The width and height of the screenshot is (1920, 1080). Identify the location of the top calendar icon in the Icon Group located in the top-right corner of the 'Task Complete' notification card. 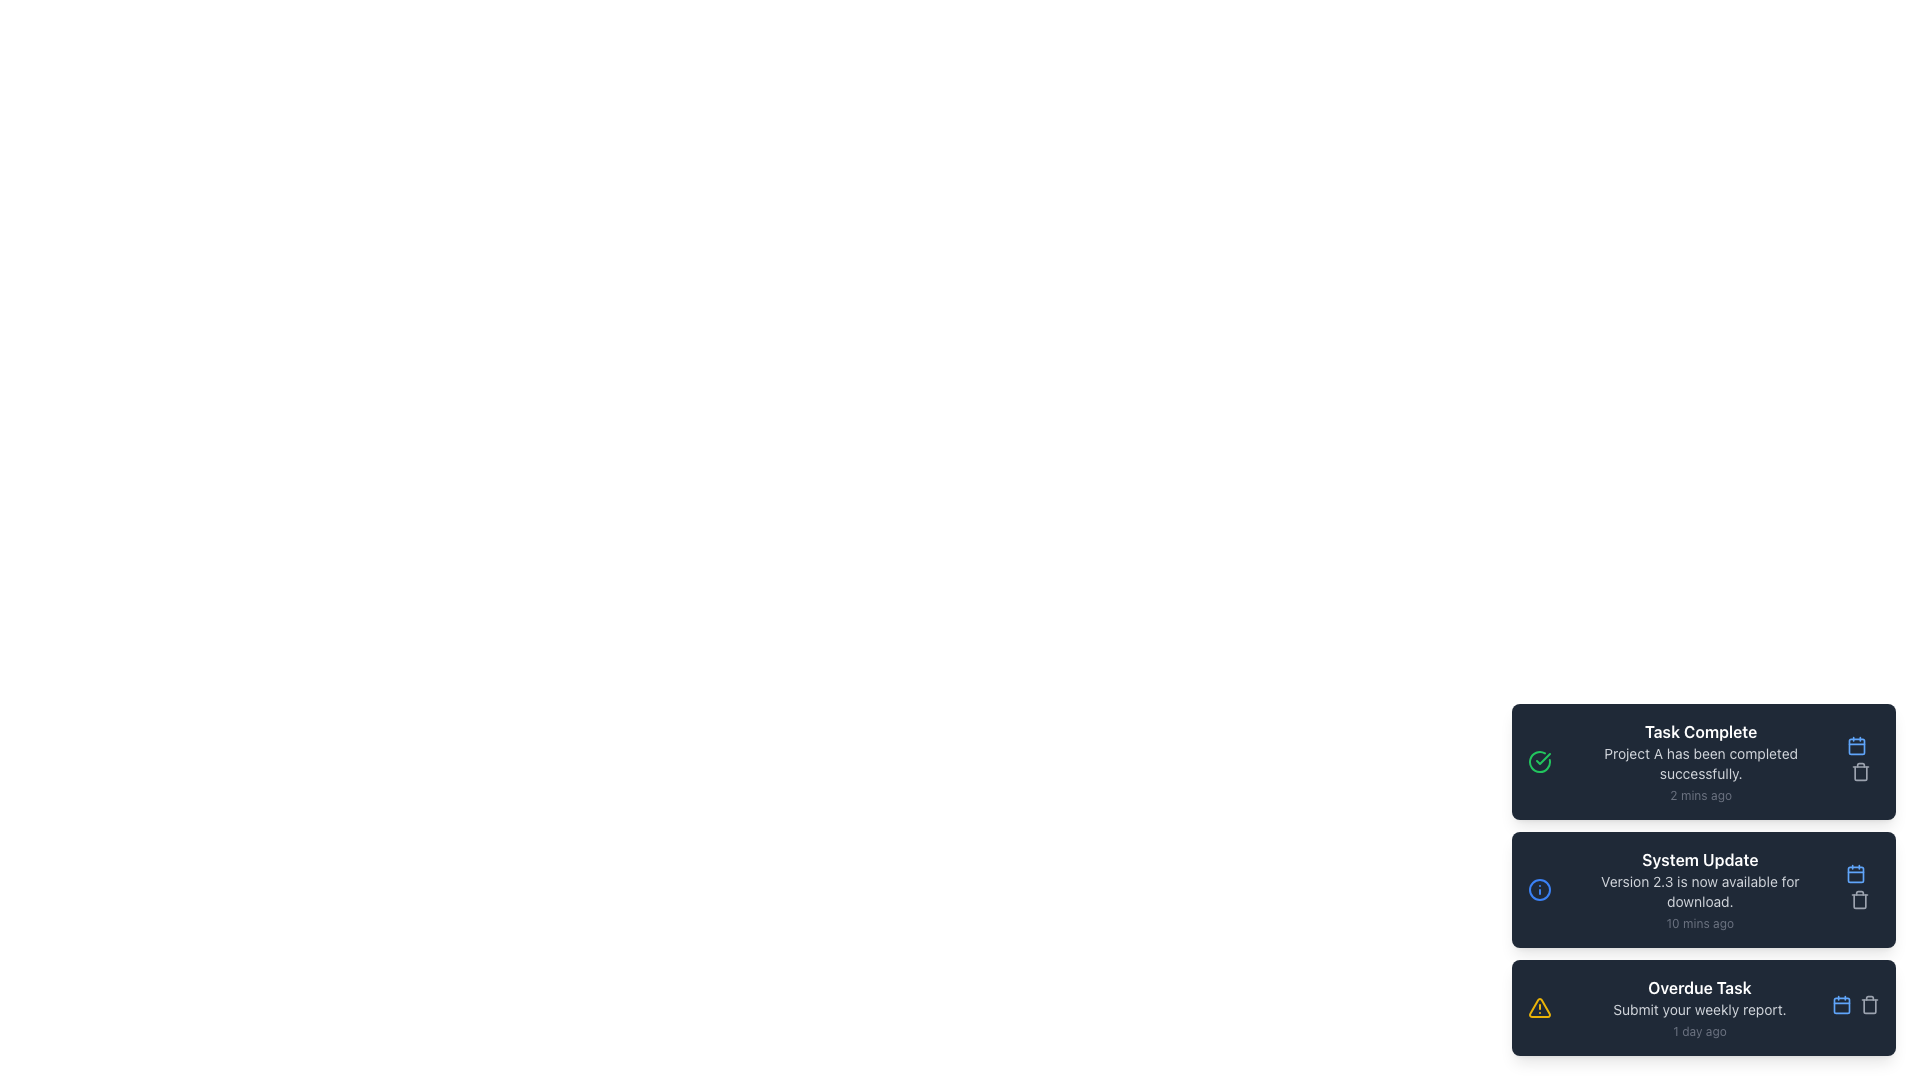
(1856, 762).